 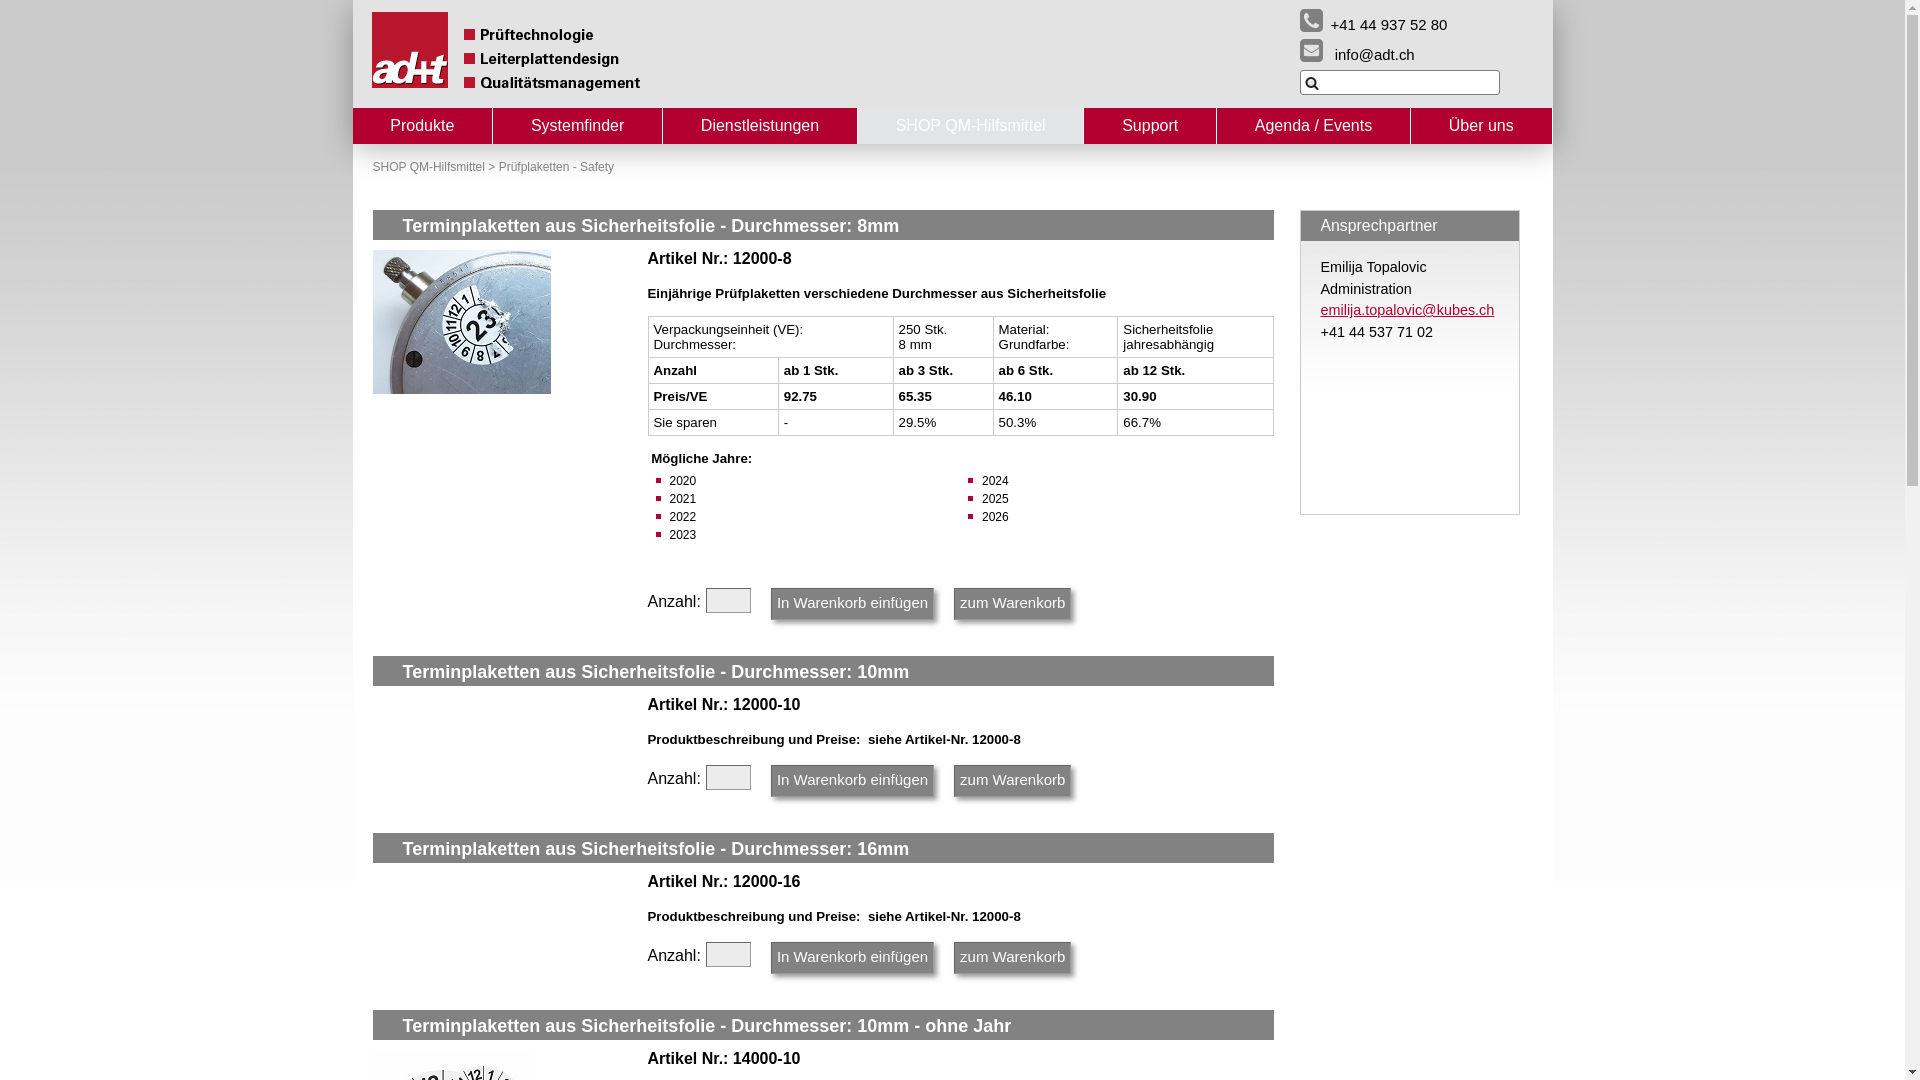 I want to click on 'SHOP QM-Hilfsmittel', so click(x=970, y=125).